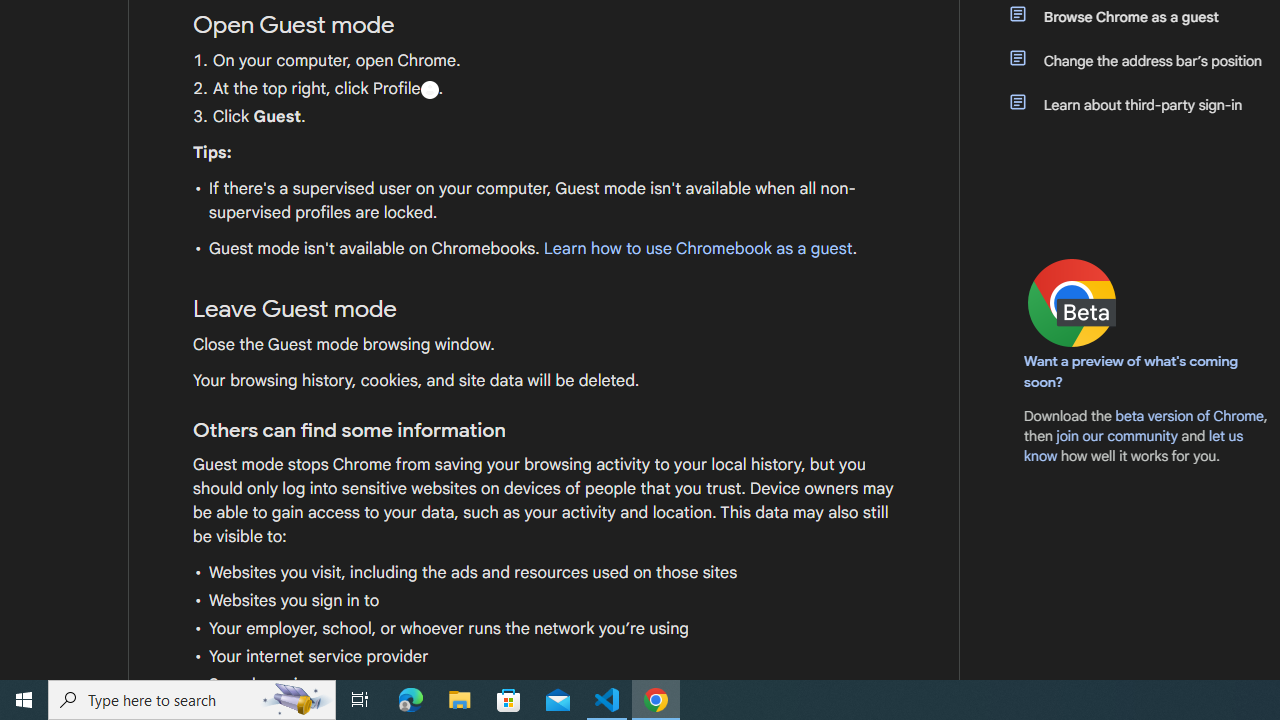  What do you see at coordinates (428, 88) in the screenshot?
I see `'Profile'` at bounding box center [428, 88].